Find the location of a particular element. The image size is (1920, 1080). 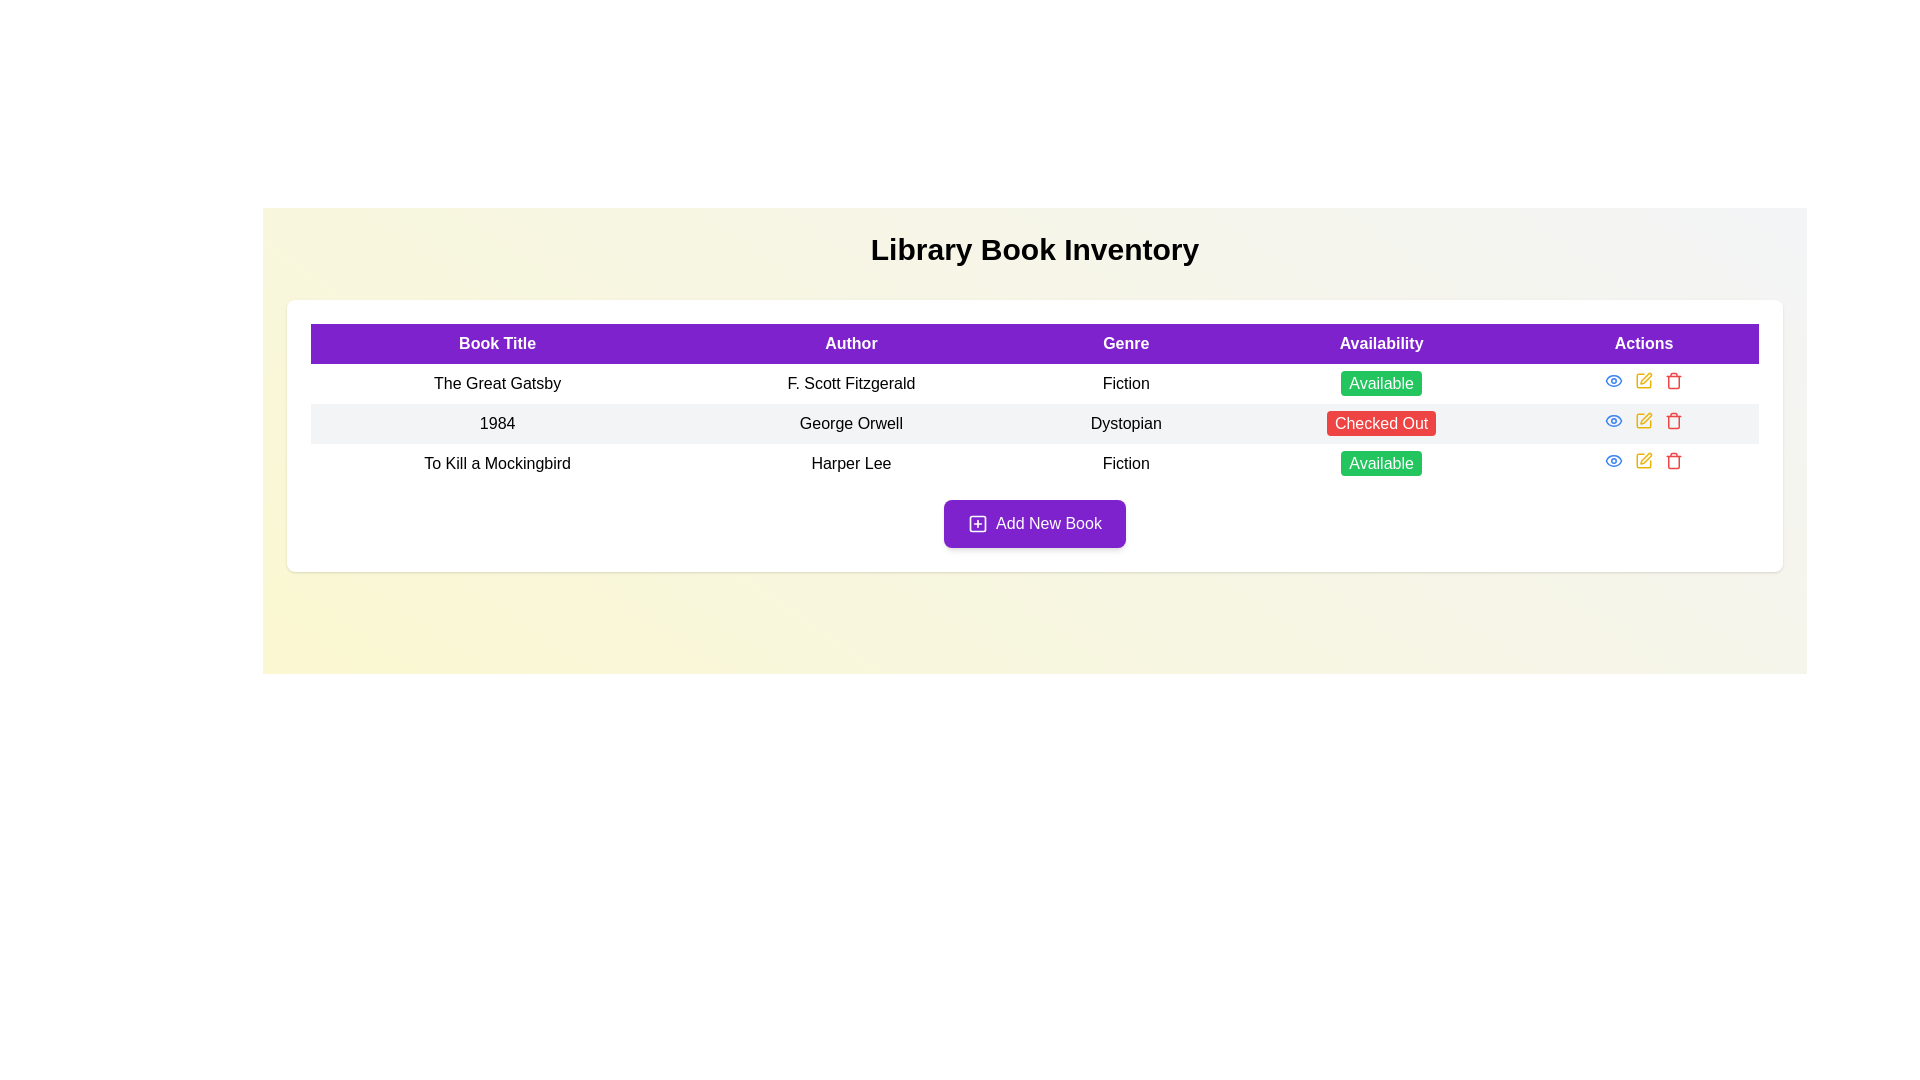

the 'Actions' header in the table, which is the fifth column located next to 'Availability' is located at coordinates (1644, 342).